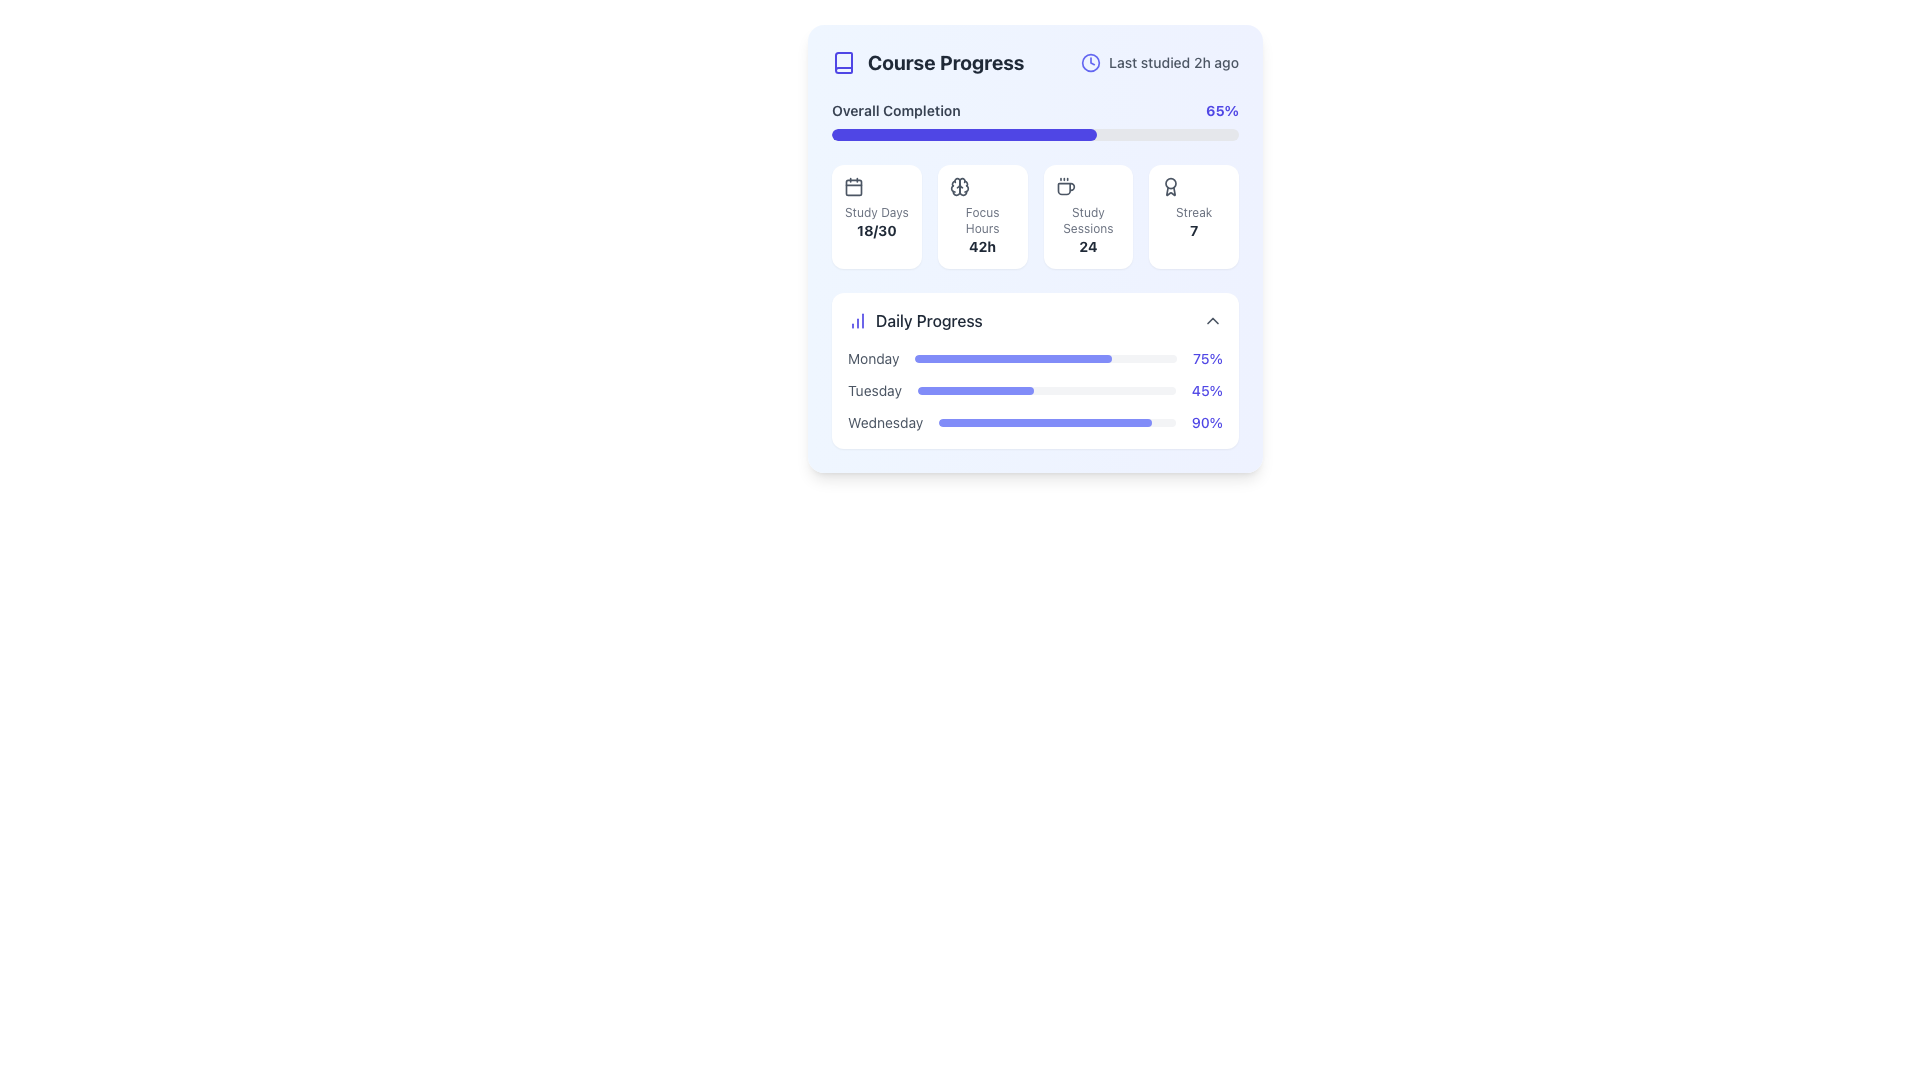  What do you see at coordinates (1194, 212) in the screenshot?
I see `the text label displaying 'streak' in lowercase, styled in gray and positioned within a card labeled with the number '7', located near the top right of the main interface` at bounding box center [1194, 212].